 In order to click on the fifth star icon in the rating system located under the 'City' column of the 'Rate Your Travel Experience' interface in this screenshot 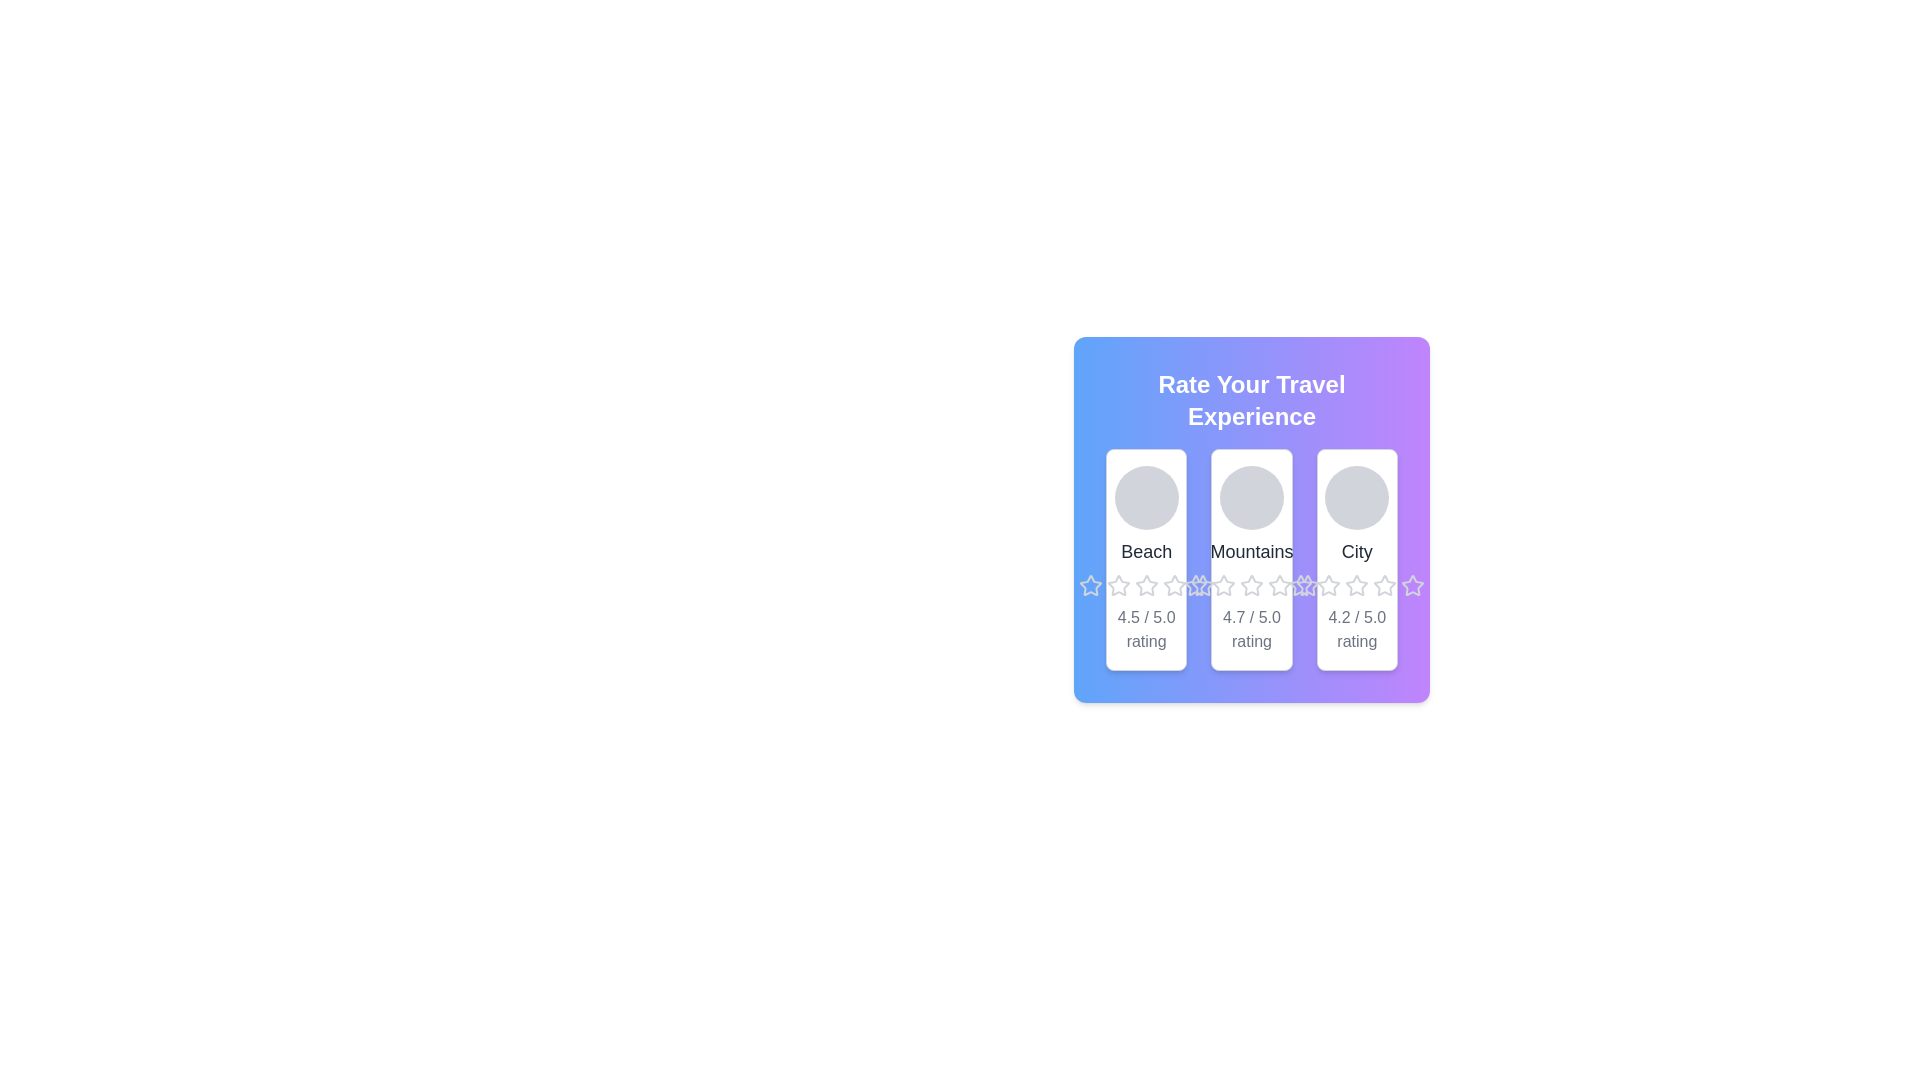, I will do `click(1384, 585)`.